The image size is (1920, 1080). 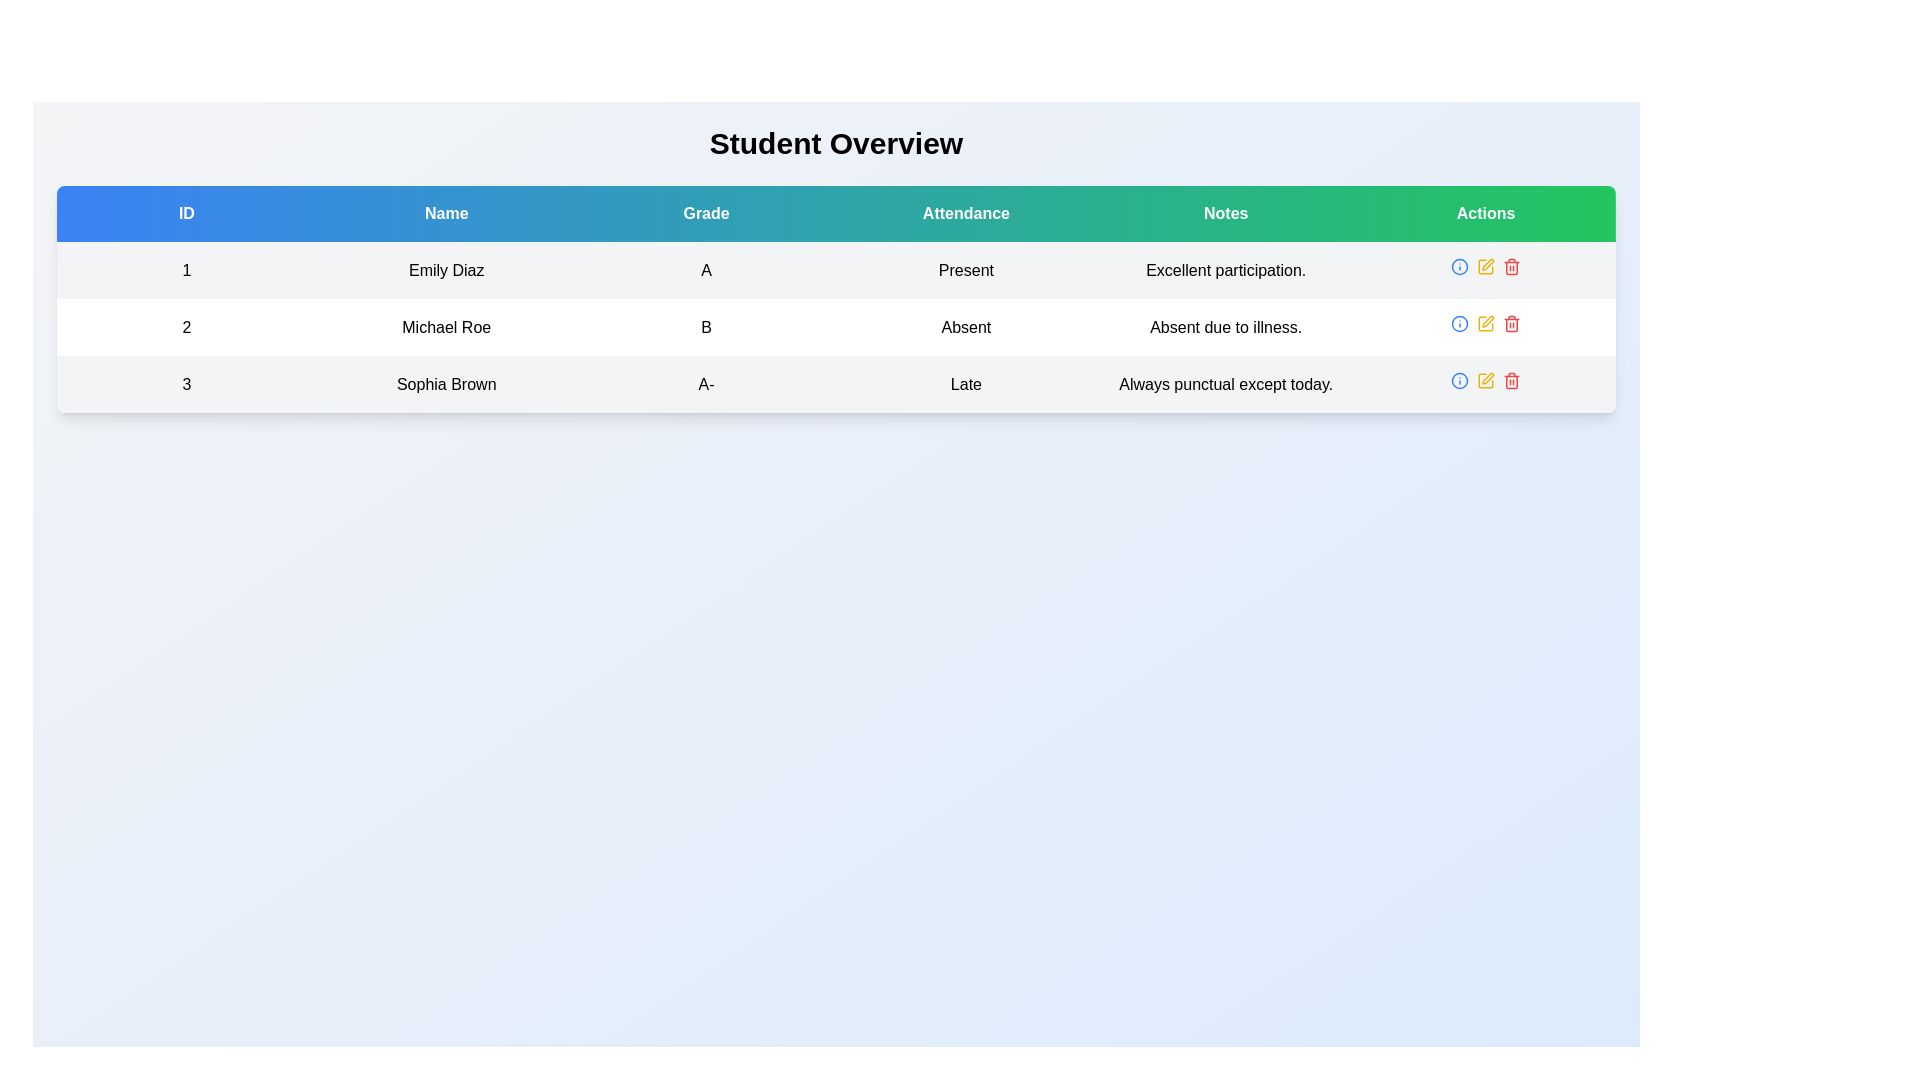 I want to click on text content of the Table Header Cell indicating names of individuals or entities, which is the second cell in the header row between 'ID' and 'Grade', so click(x=445, y=213).